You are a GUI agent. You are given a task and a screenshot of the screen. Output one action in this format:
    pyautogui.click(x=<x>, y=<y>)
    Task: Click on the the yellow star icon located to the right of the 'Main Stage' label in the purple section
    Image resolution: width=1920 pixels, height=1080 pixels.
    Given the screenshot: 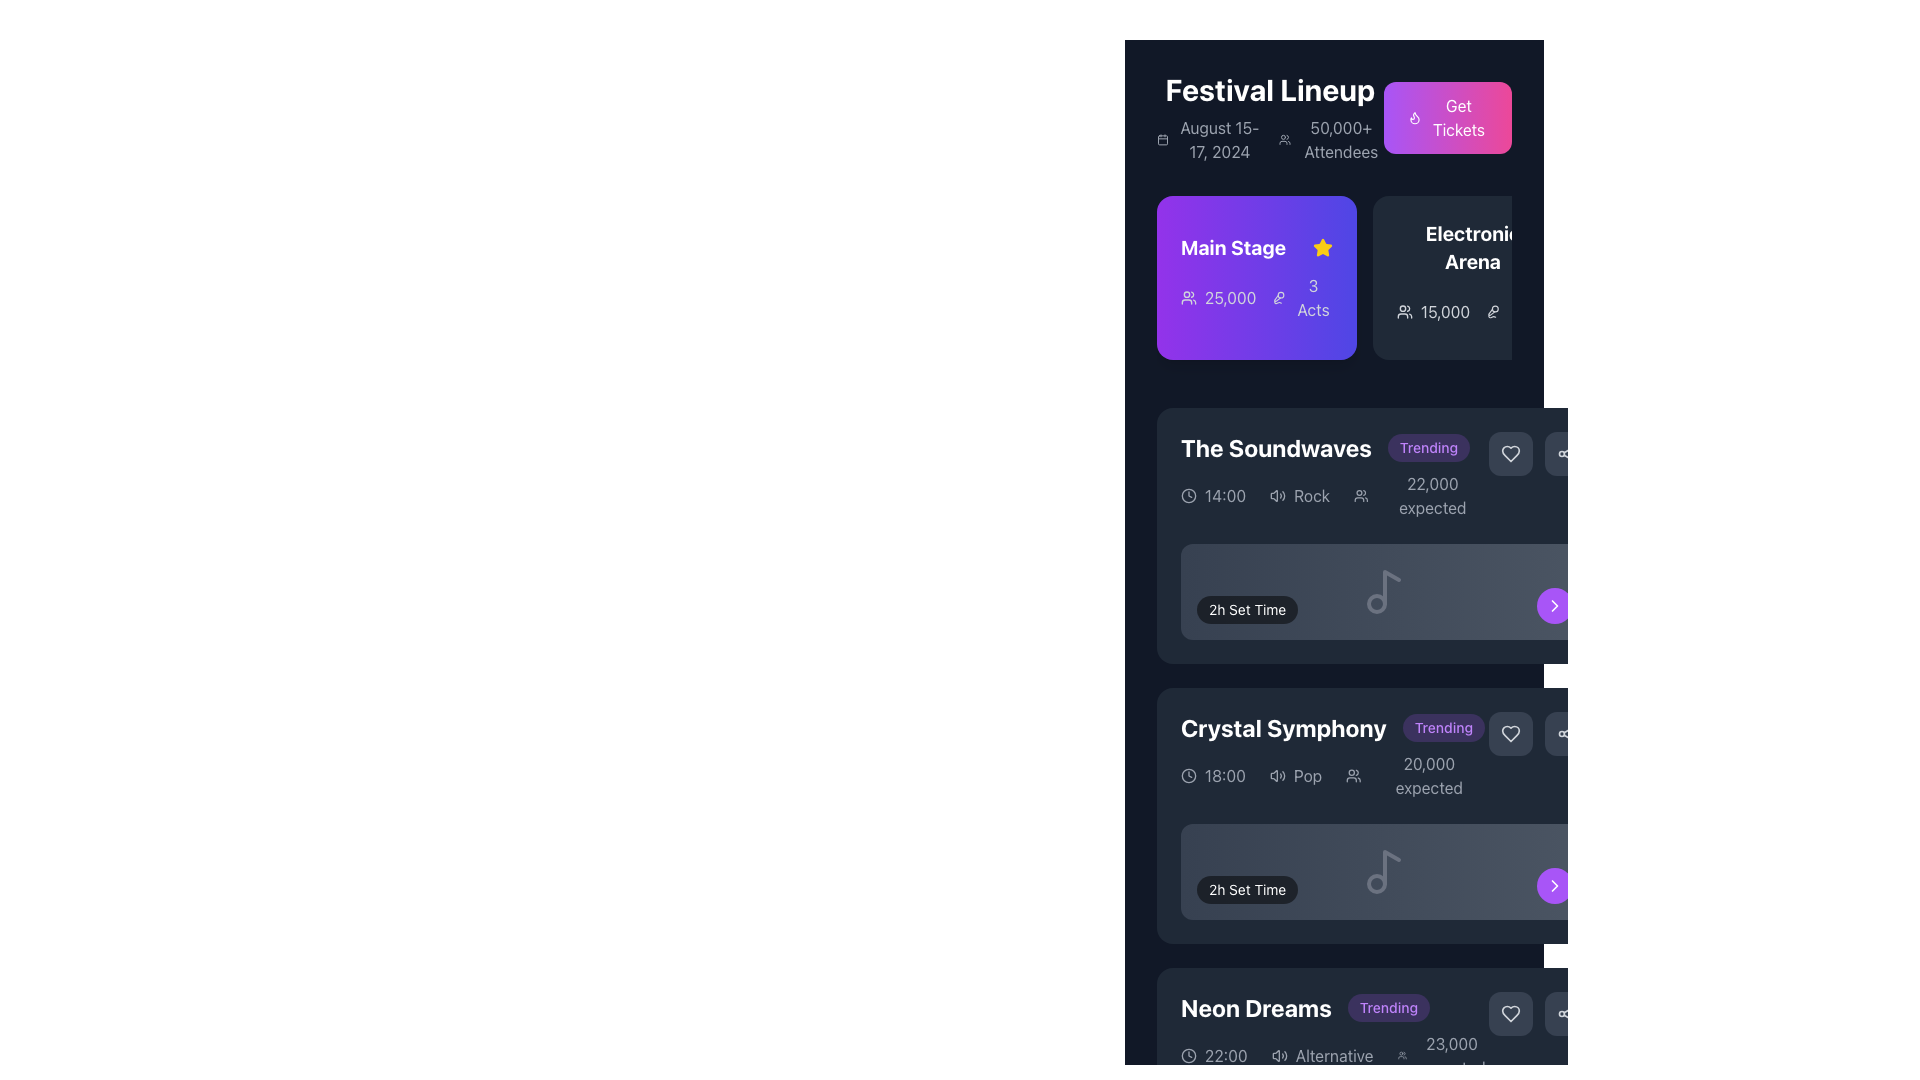 What is the action you would take?
    pyautogui.click(x=1323, y=246)
    